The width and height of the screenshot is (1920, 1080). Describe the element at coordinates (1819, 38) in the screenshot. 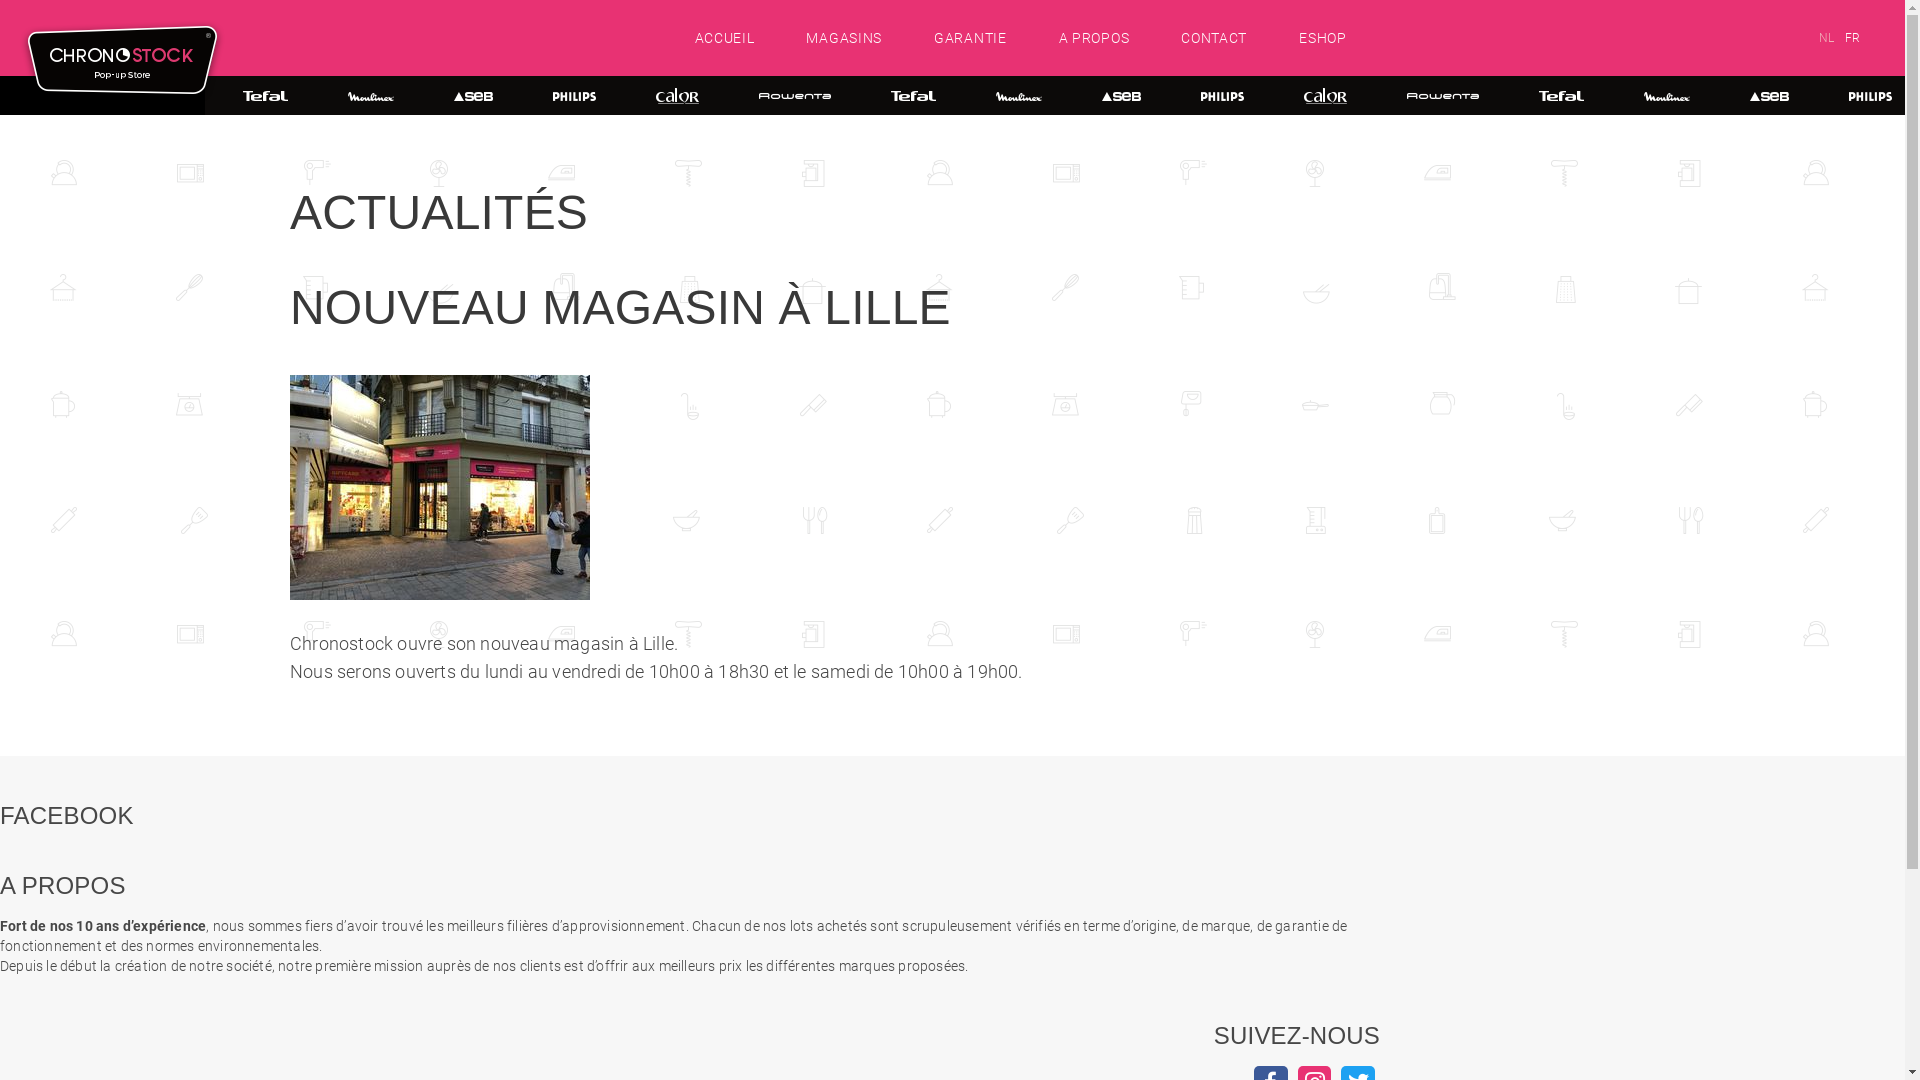

I see `'NL'` at that location.